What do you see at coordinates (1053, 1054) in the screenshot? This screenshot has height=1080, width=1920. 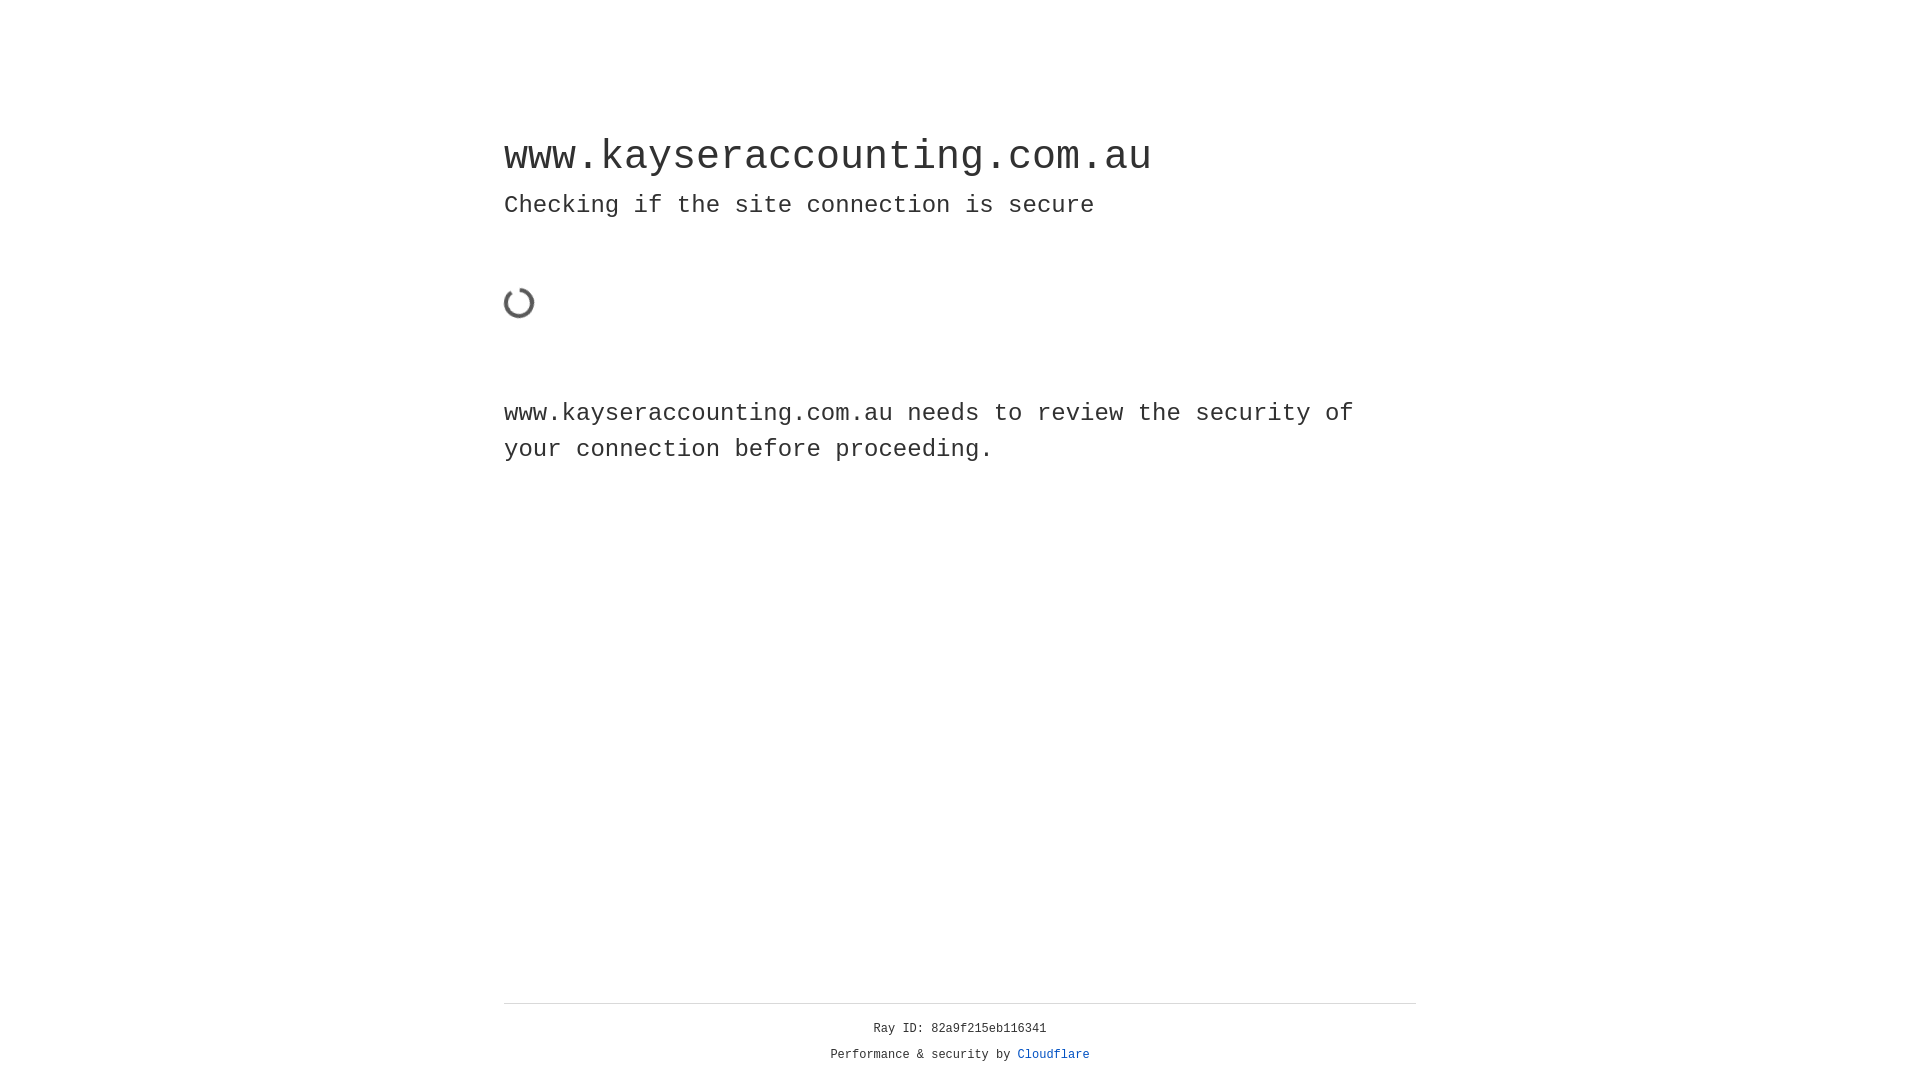 I see `'Cloudflare'` at bounding box center [1053, 1054].